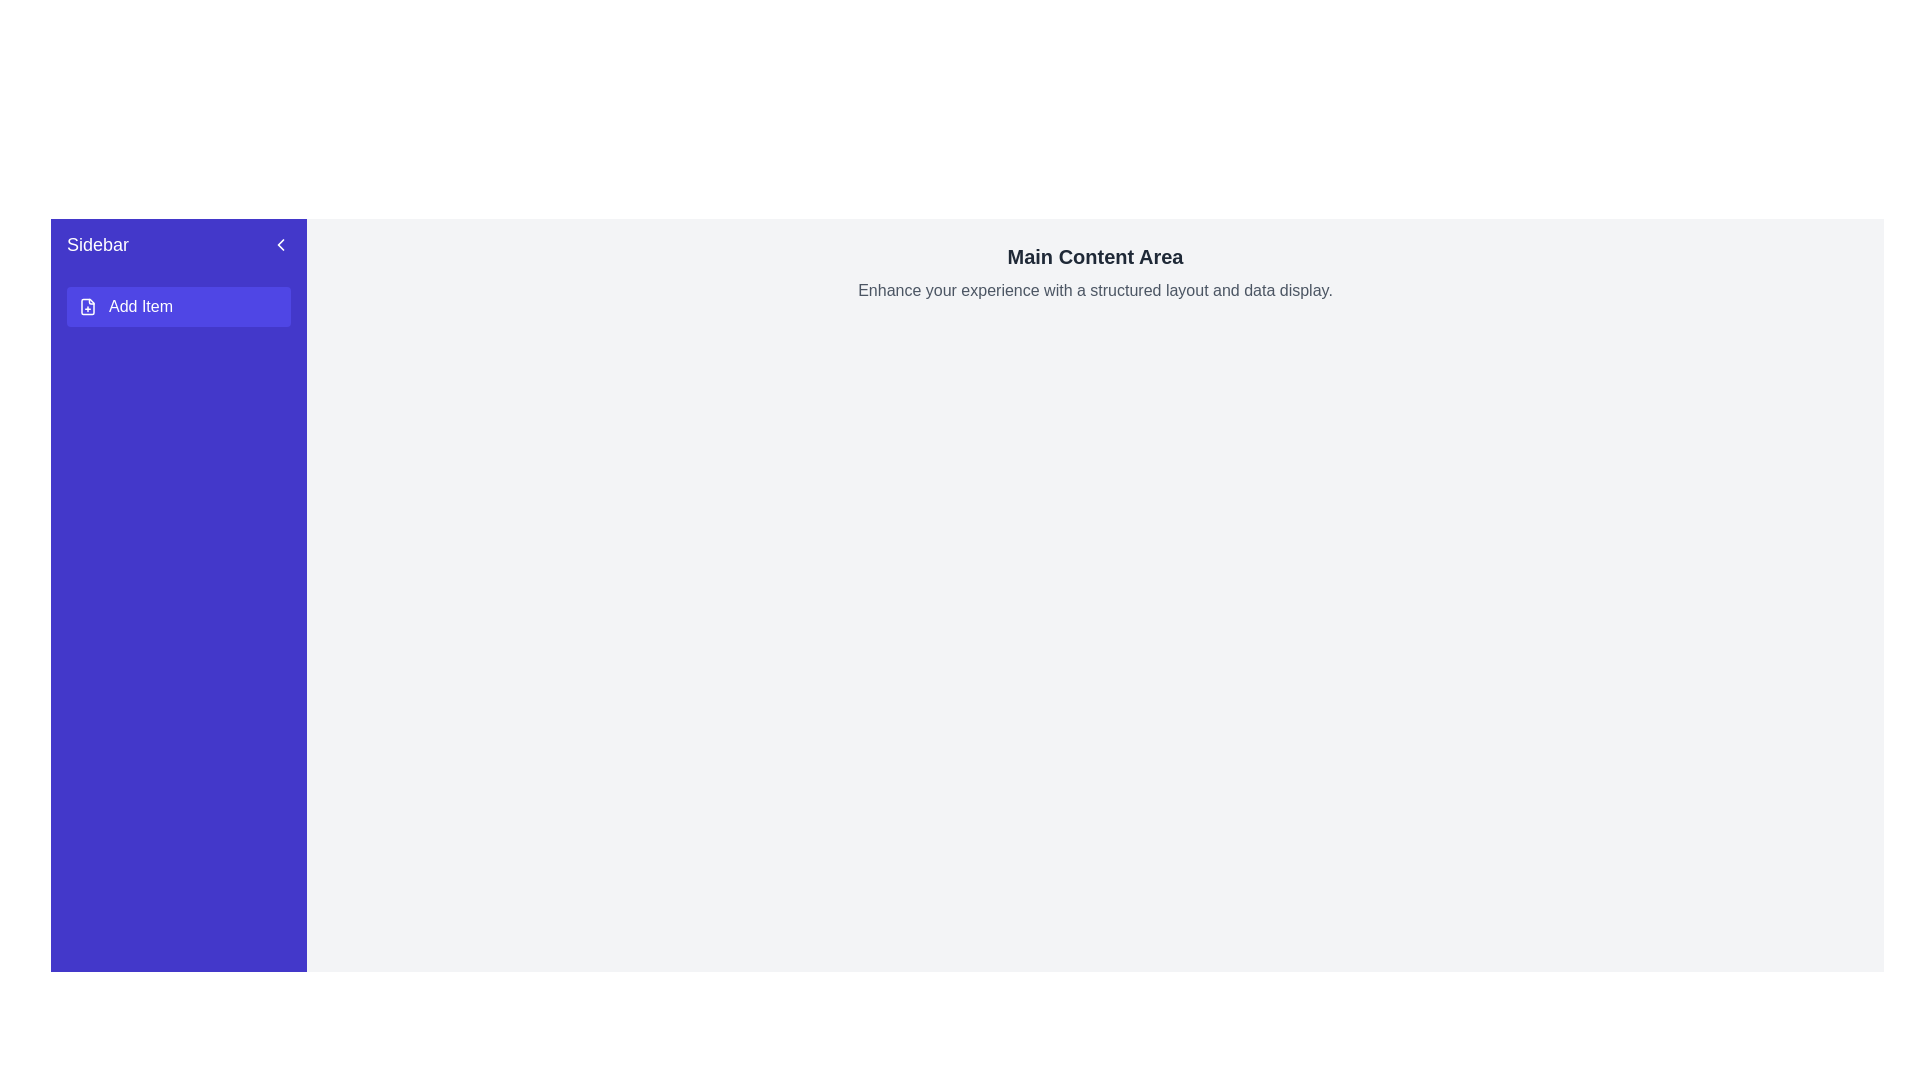  What do you see at coordinates (280, 244) in the screenshot?
I see `the chevron left icon button located at the top-right corner of the sidebar` at bounding box center [280, 244].